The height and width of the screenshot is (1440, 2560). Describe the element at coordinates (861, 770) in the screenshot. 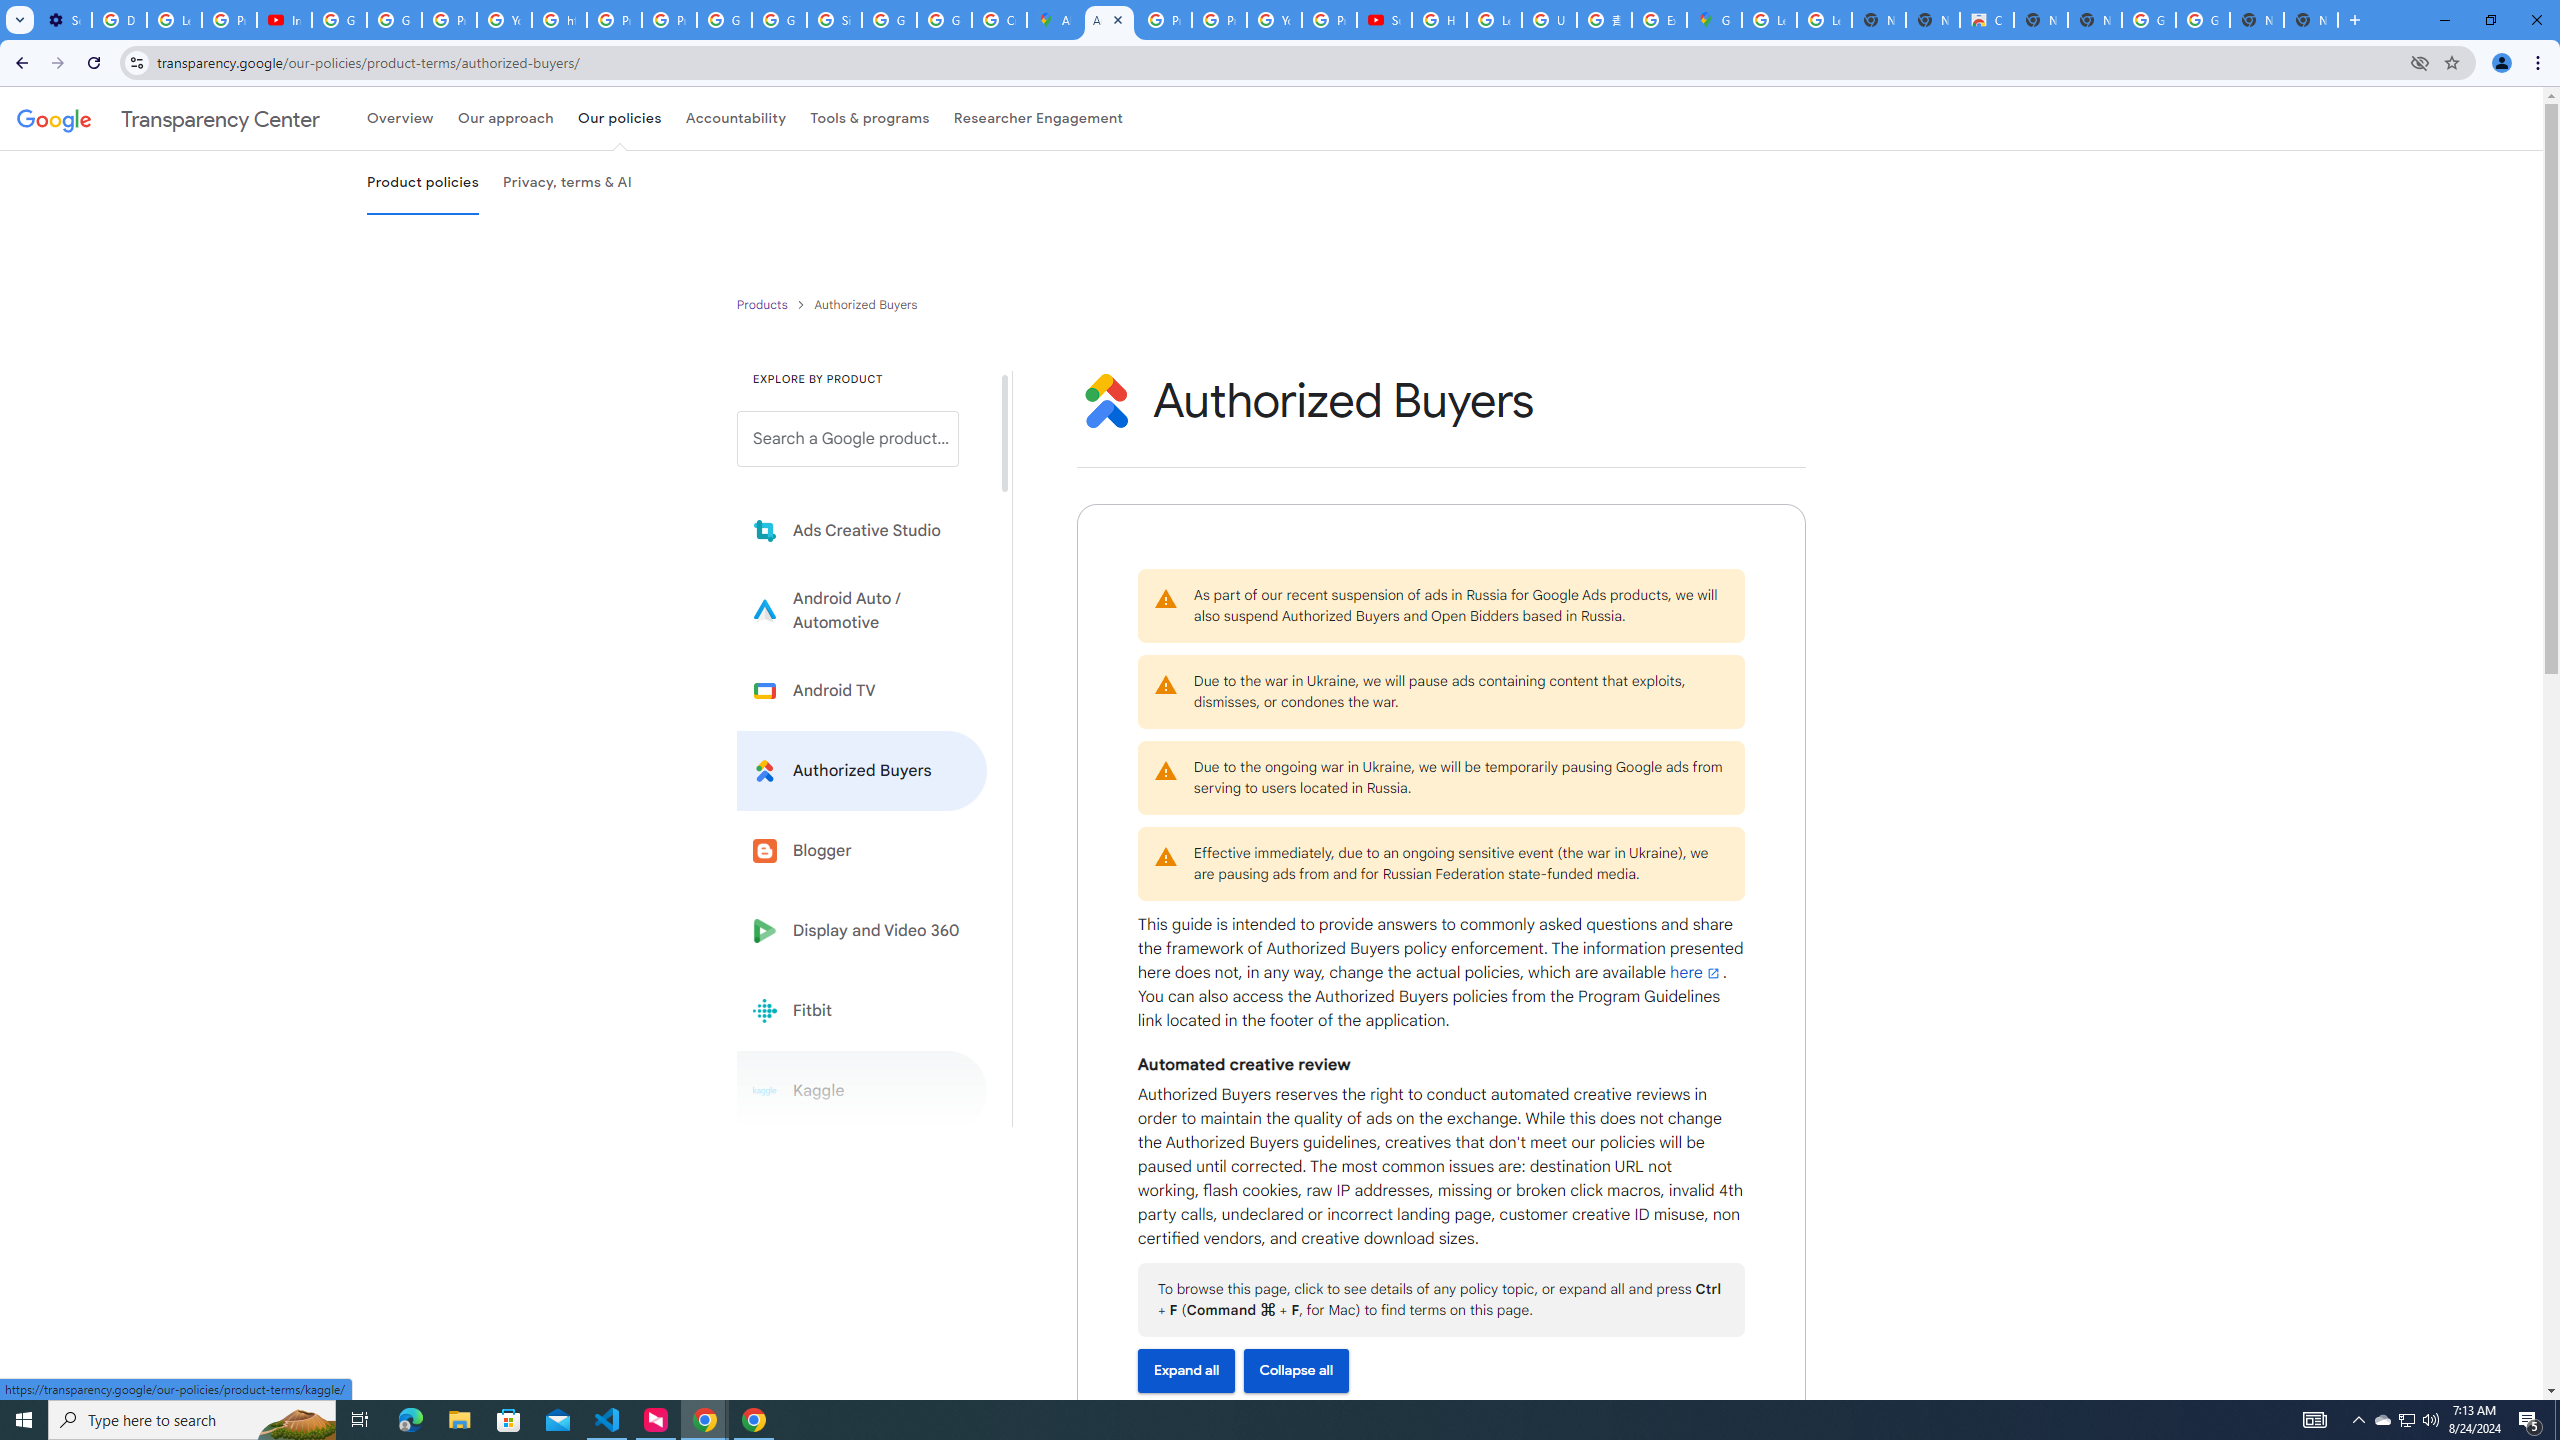

I see `'Learn more about Authorized Buyers'` at that location.